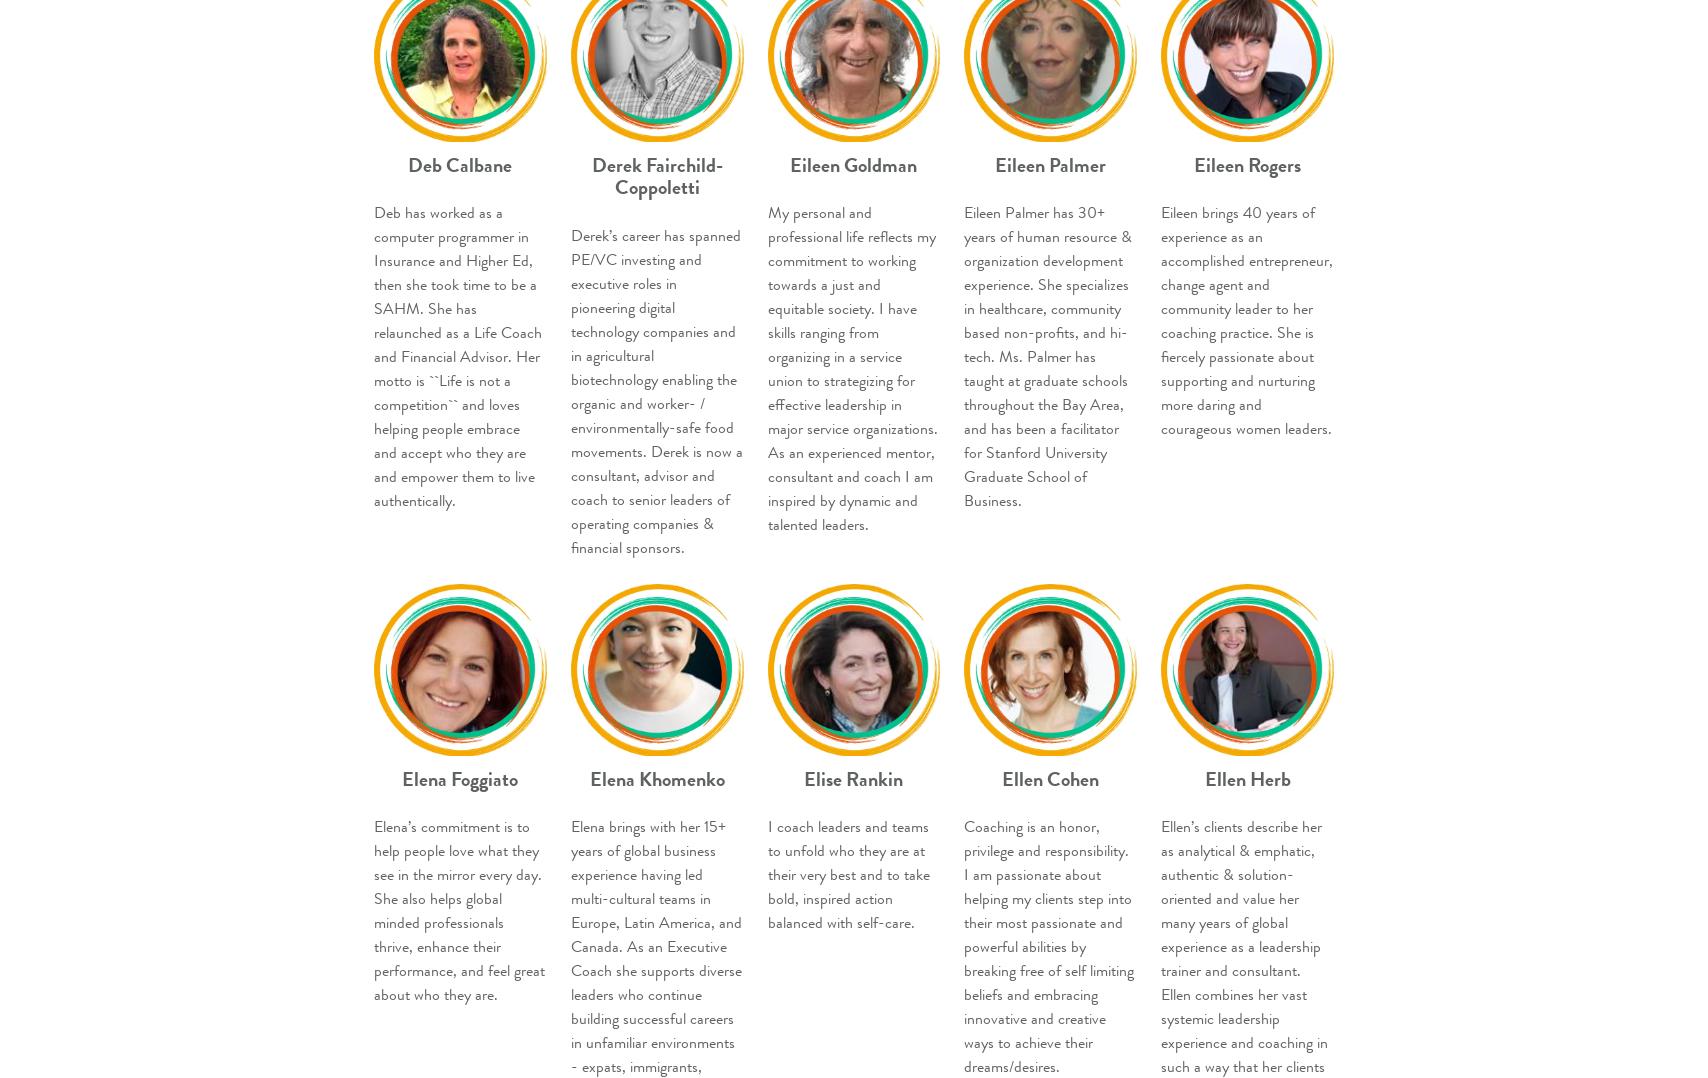  Describe the element at coordinates (459, 911) in the screenshot. I see `'Elena’s commitment is to help people love what they see in the mirror every day. She also helps global minded professionals thrive, enhance their performance, and feel great about who they are.'` at that location.